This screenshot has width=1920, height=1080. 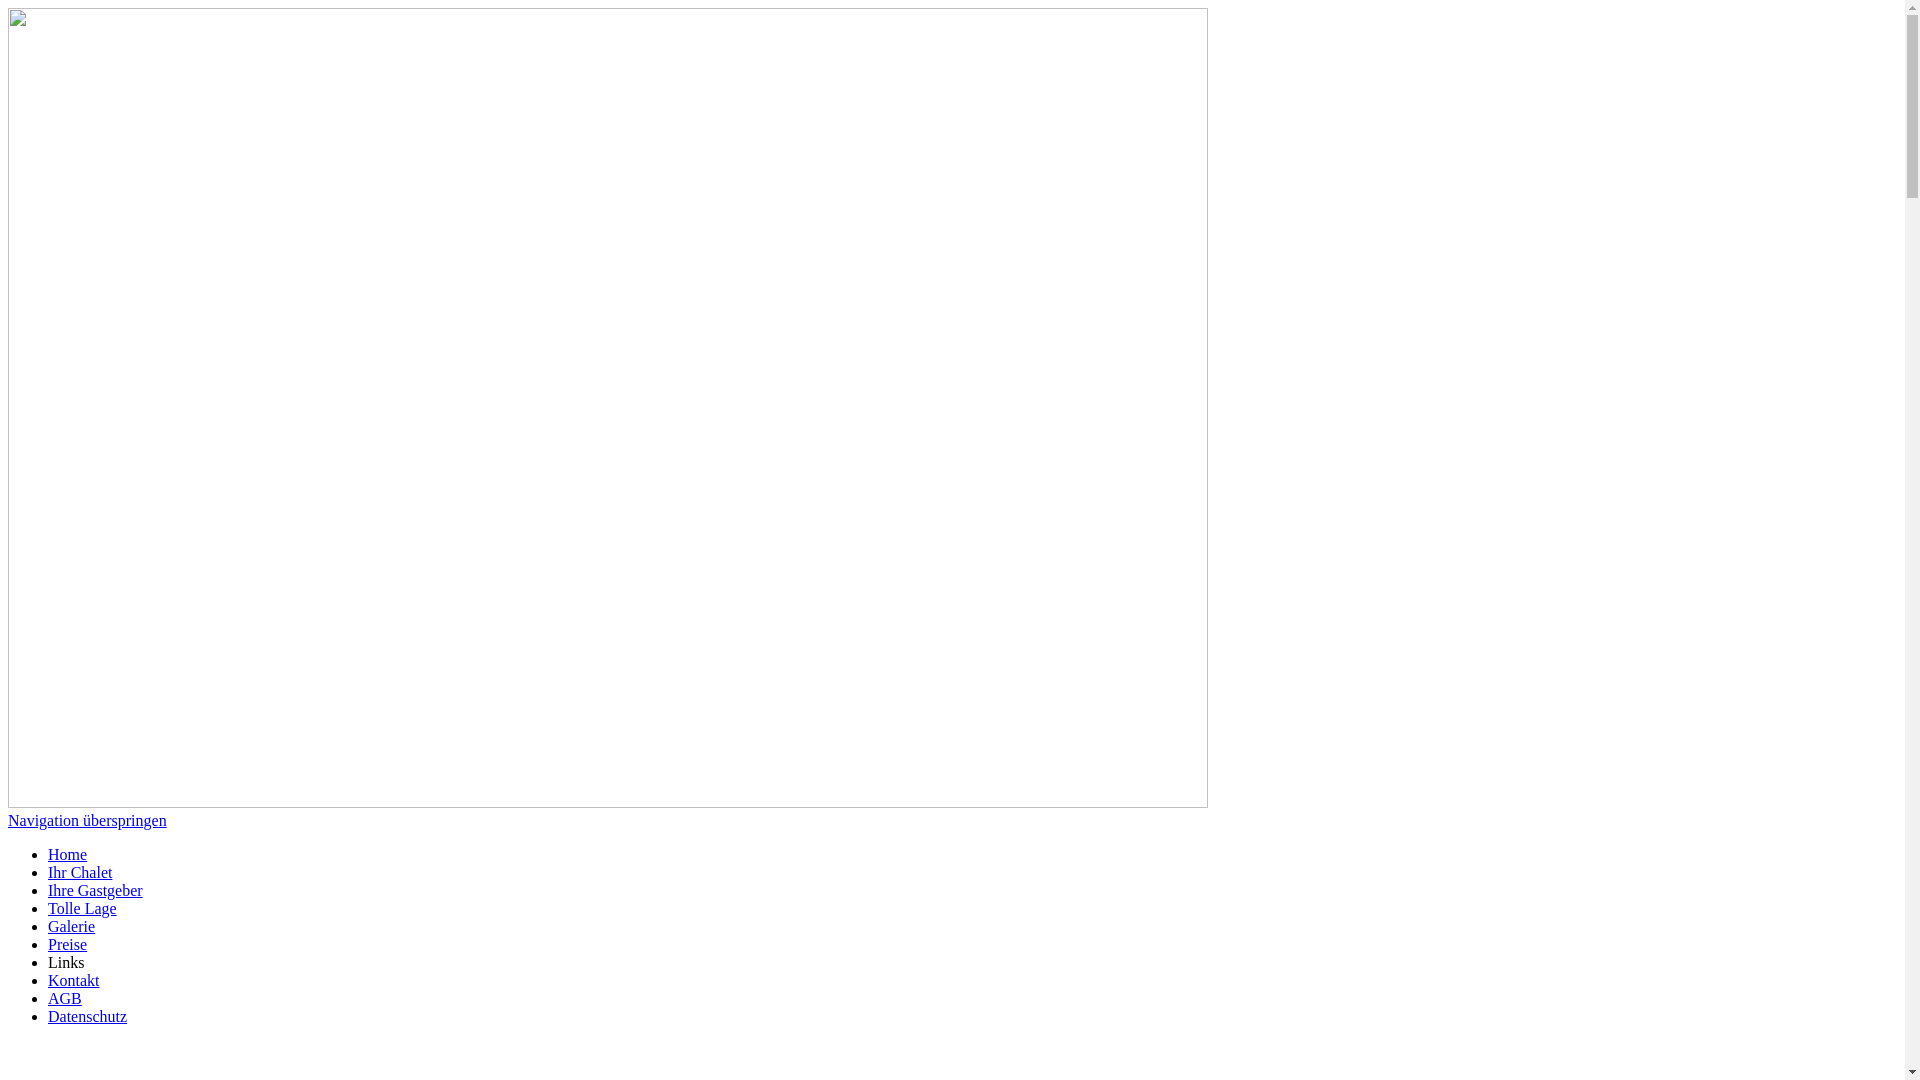 I want to click on 'Kontakt', so click(x=73, y=979).